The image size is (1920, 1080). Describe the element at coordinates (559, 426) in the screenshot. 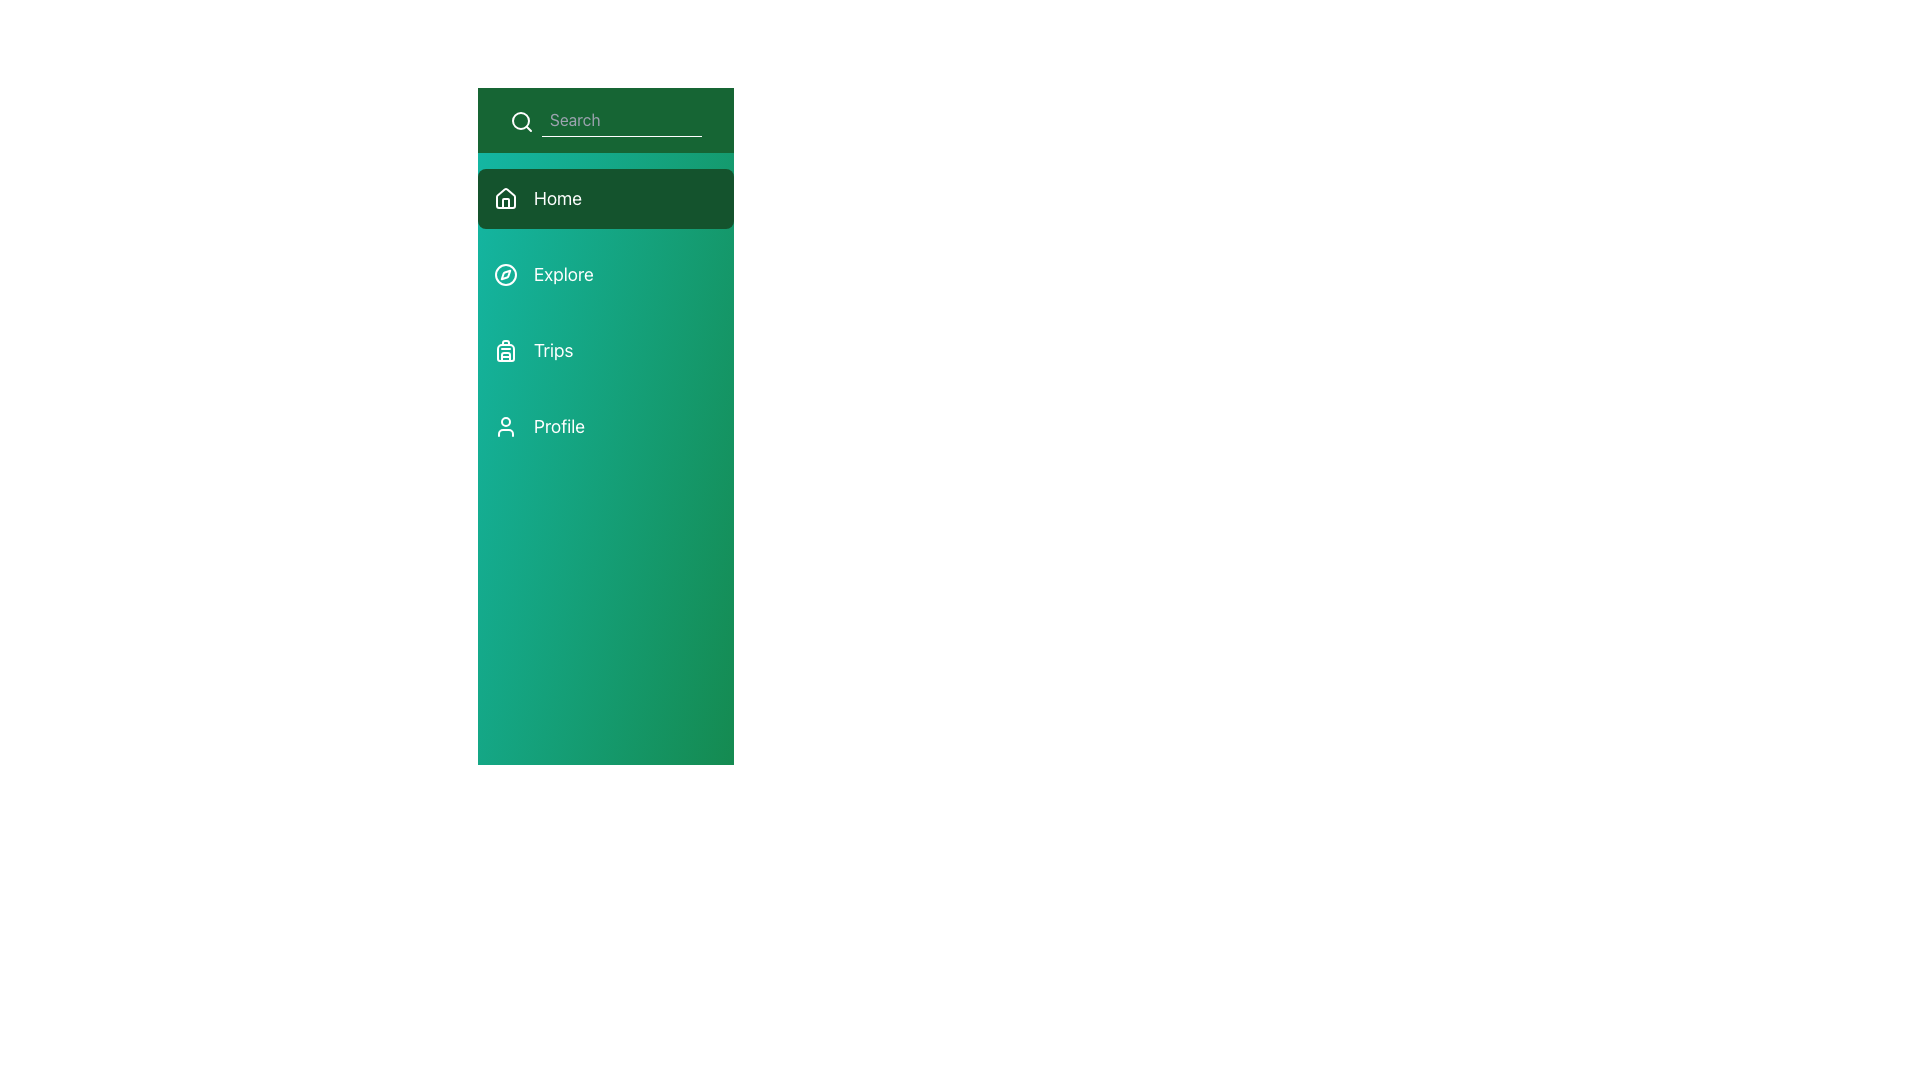

I see `the 'Profile' text label styled in white on a green gradient background, which is part of the navigation menu and associated with a user profile icon` at that location.